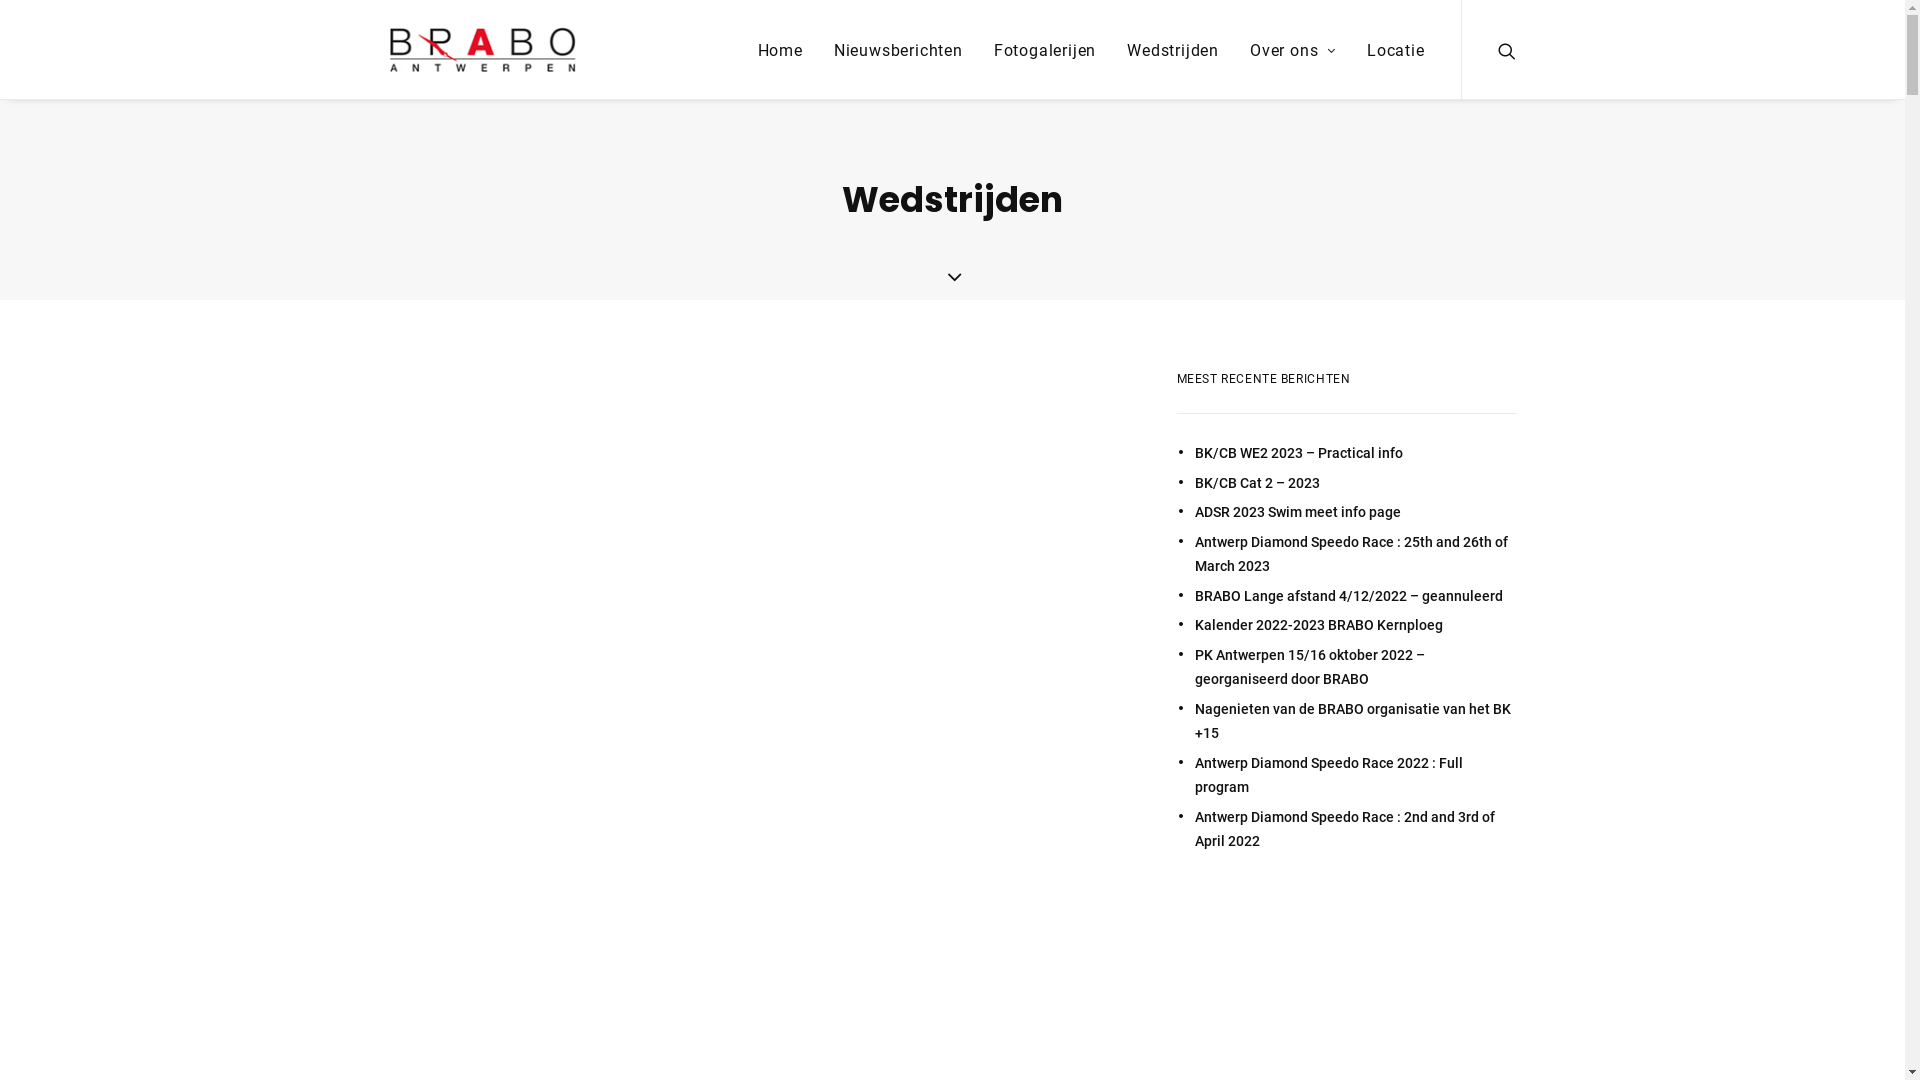 The width and height of the screenshot is (1920, 1080). I want to click on 'Fotogalerijen', so click(1044, 48).